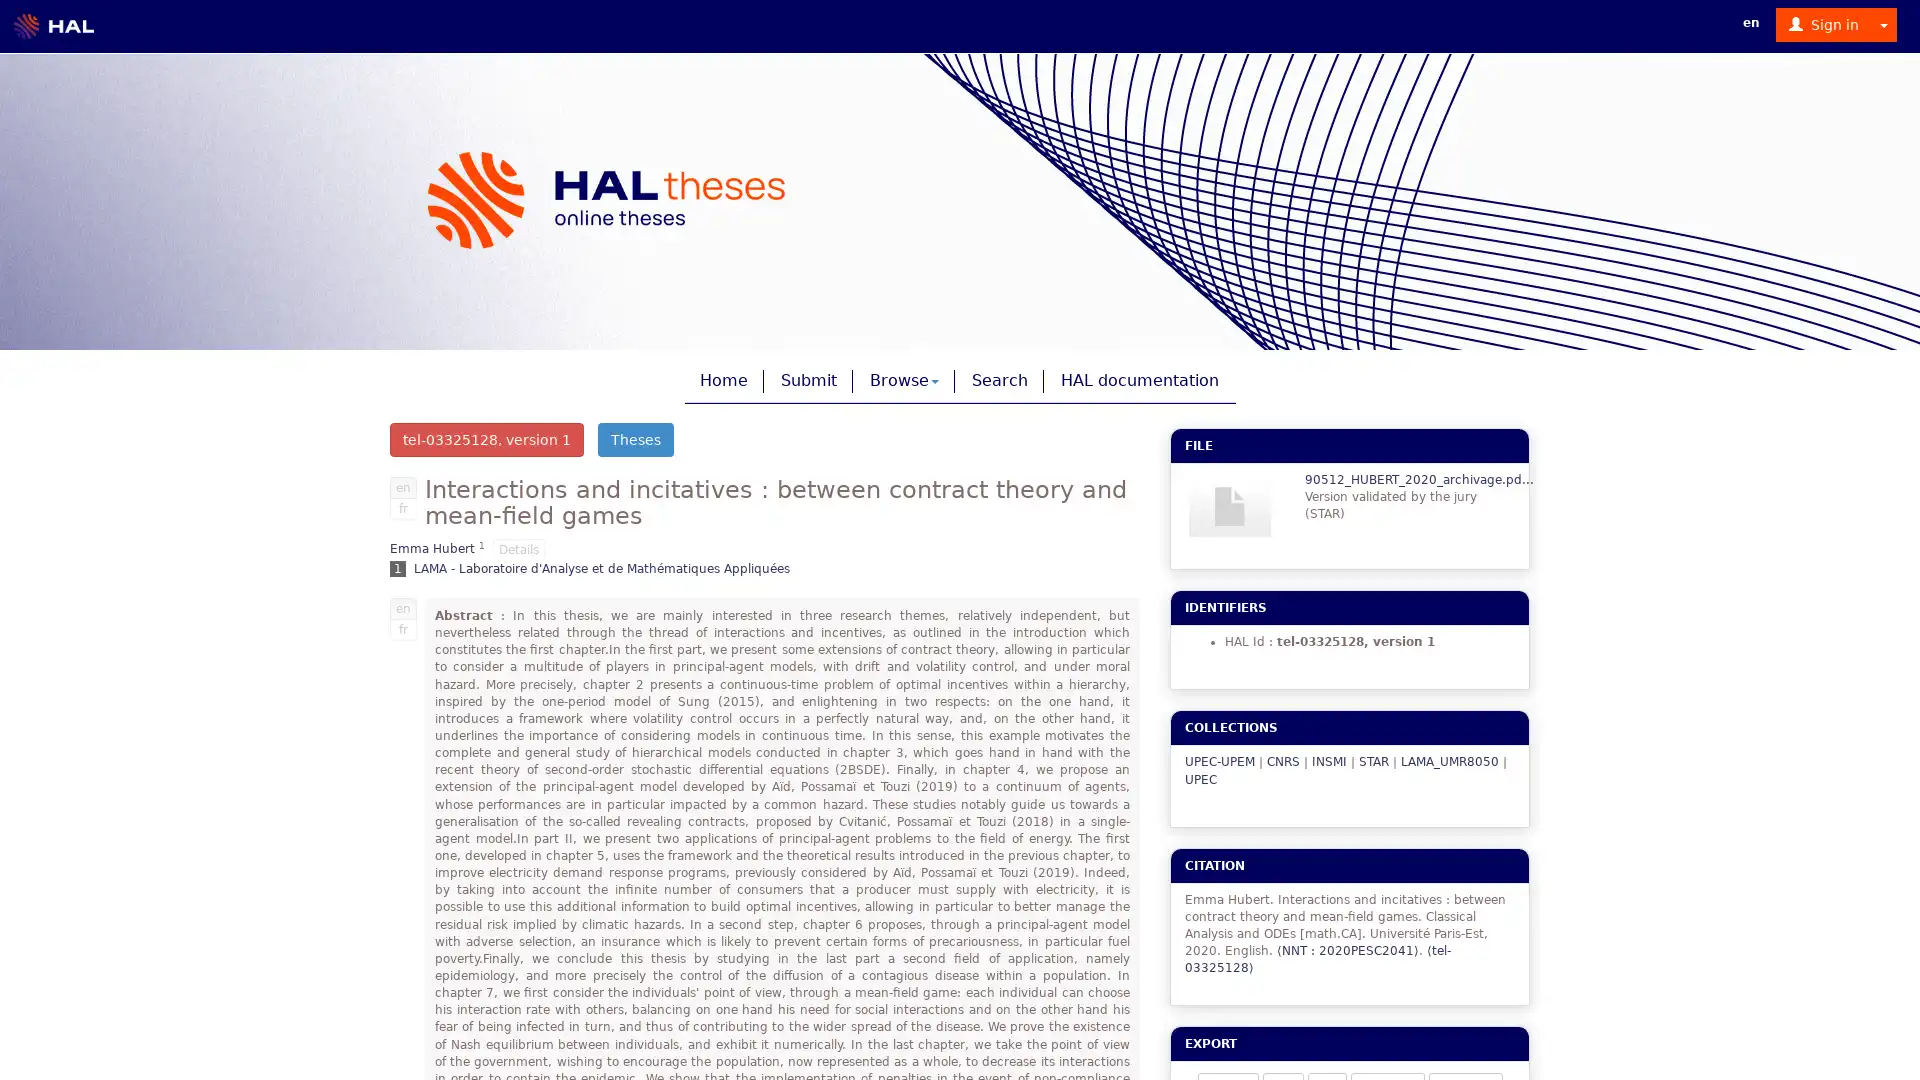 This screenshot has height=1080, width=1920. What do you see at coordinates (402, 486) in the screenshot?
I see `en` at bounding box center [402, 486].